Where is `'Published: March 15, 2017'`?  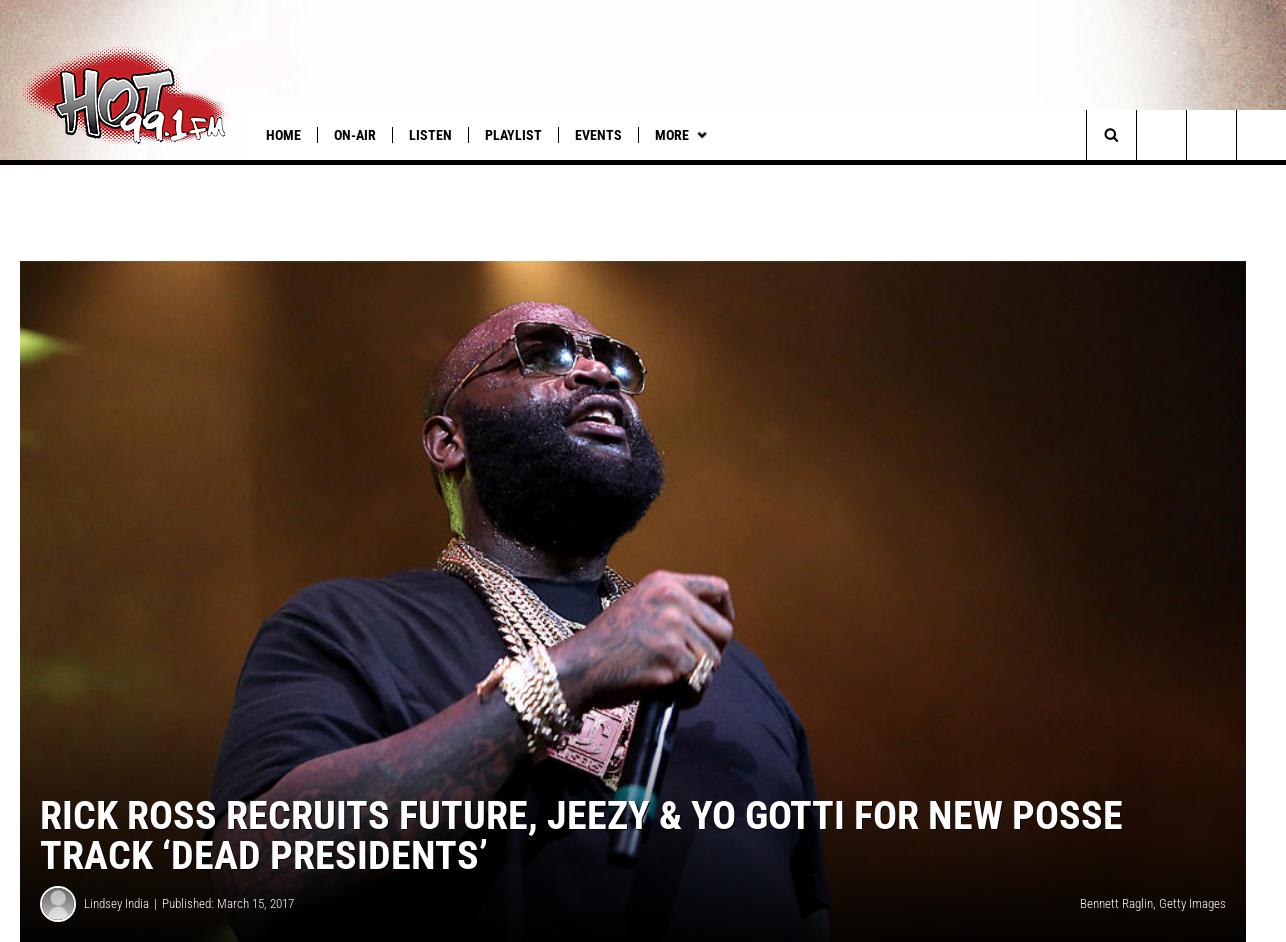
'Published: March 15, 2017' is located at coordinates (228, 929).